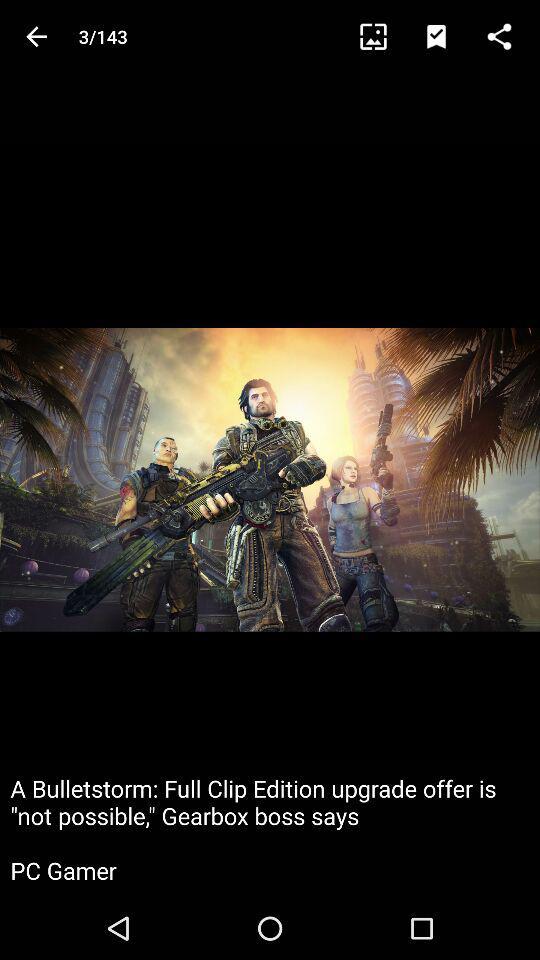 The height and width of the screenshot is (960, 540). I want to click on the item above the a bulletstorm full item, so click(382, 35).